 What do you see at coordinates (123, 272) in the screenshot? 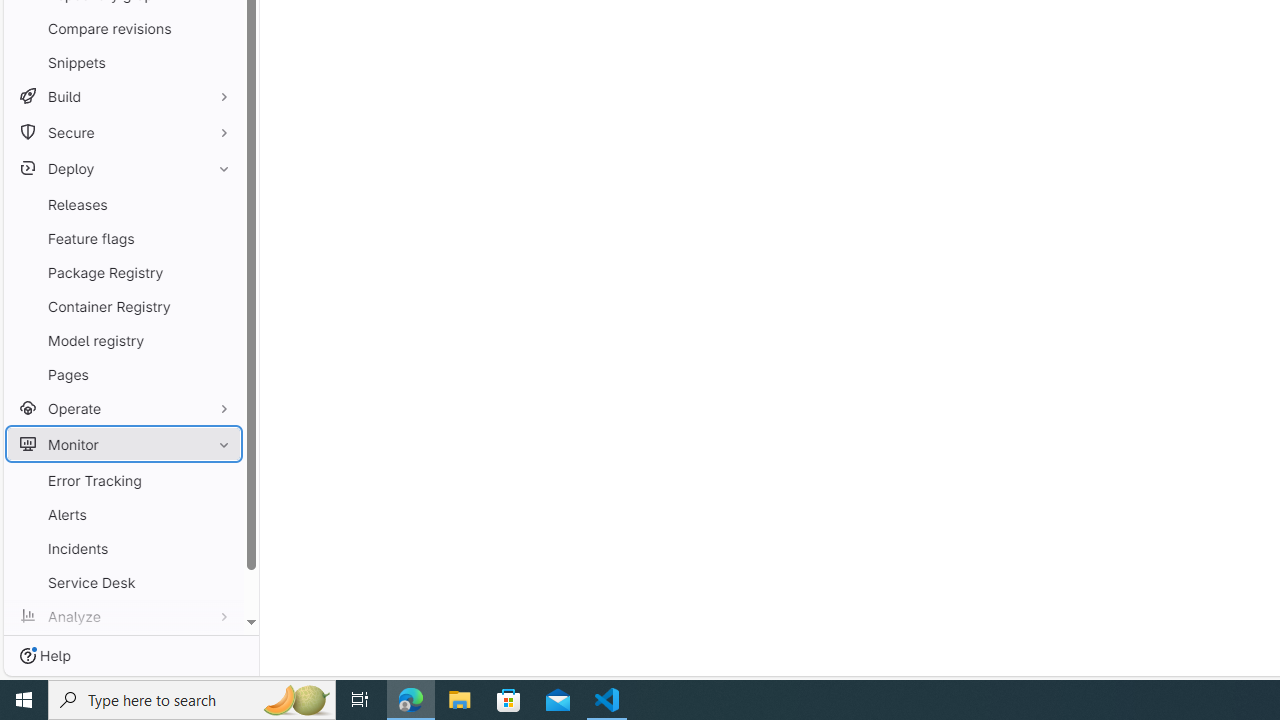
I see `'Package Registry'` at bounding box center [123, 272].